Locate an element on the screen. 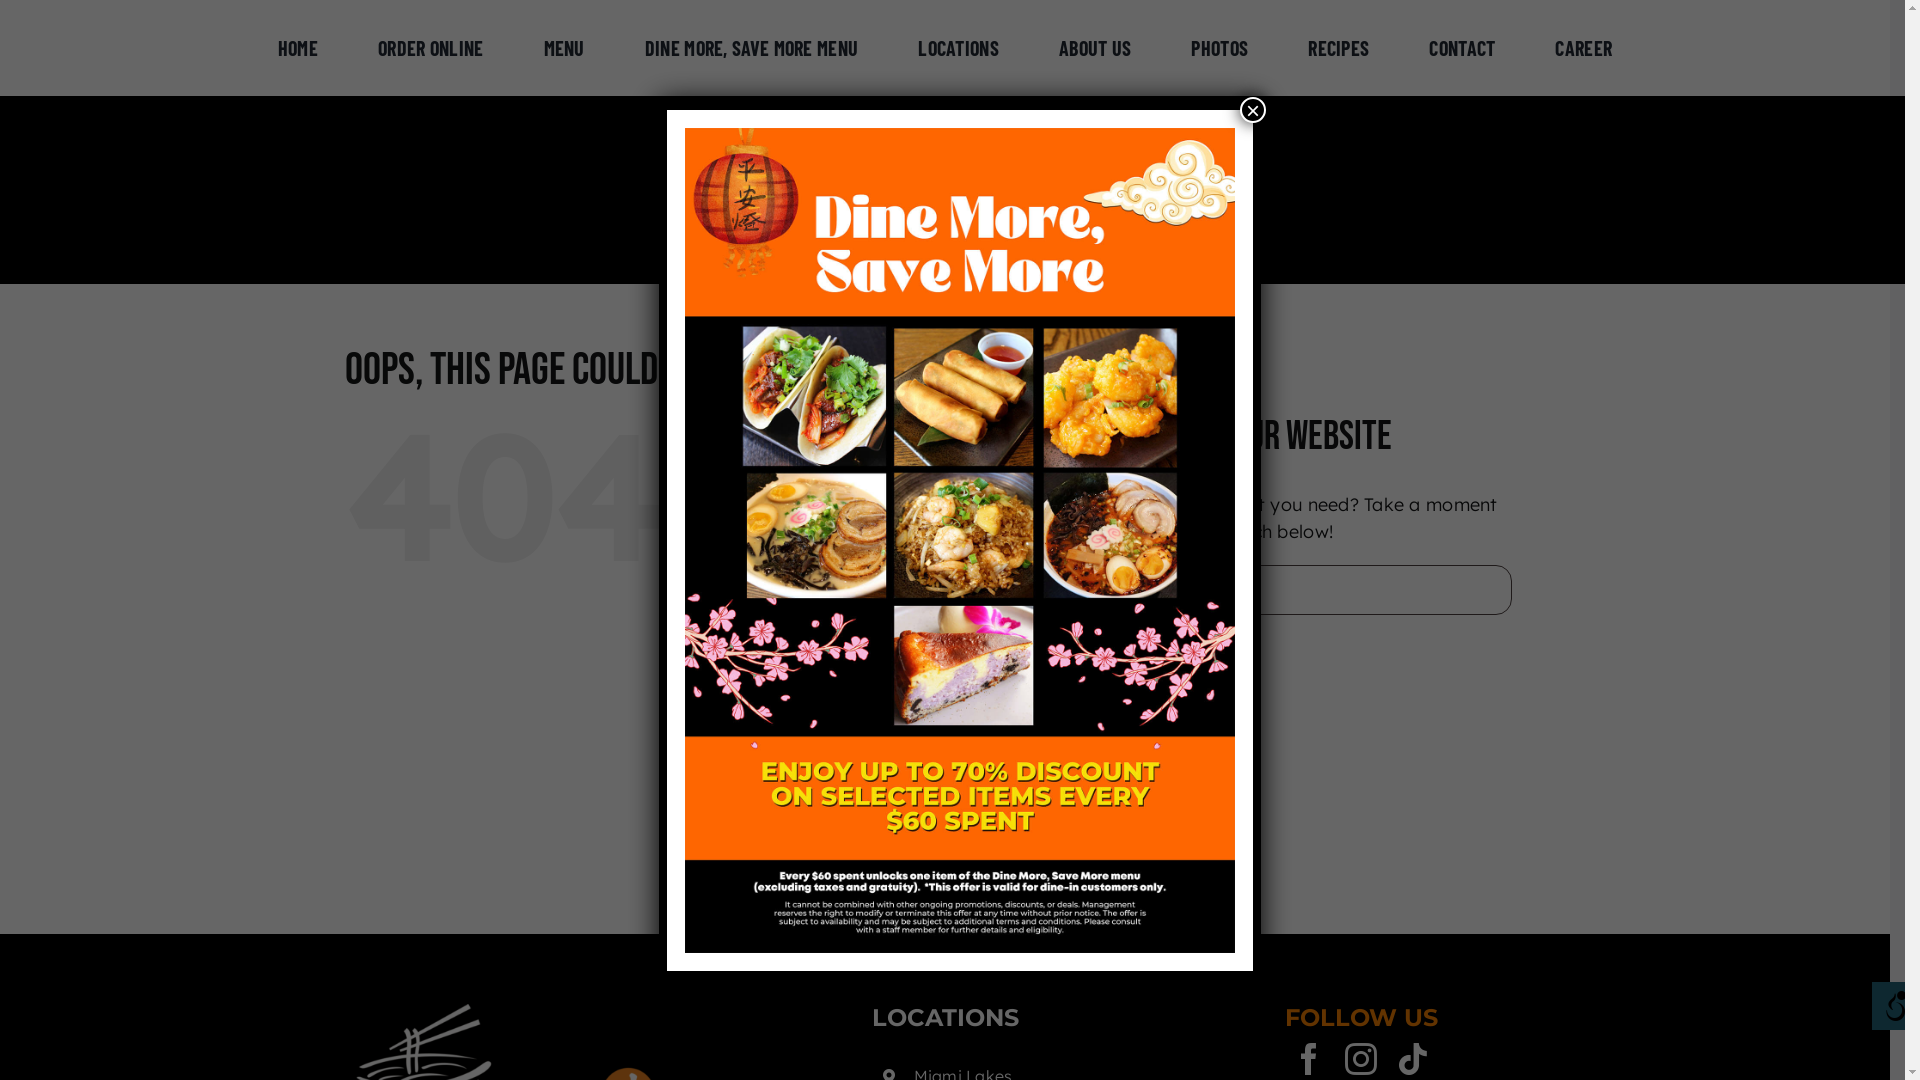 The height and width of the screenshot is (1080, 1920). 'Photos' is located at coordinates (867, 739).